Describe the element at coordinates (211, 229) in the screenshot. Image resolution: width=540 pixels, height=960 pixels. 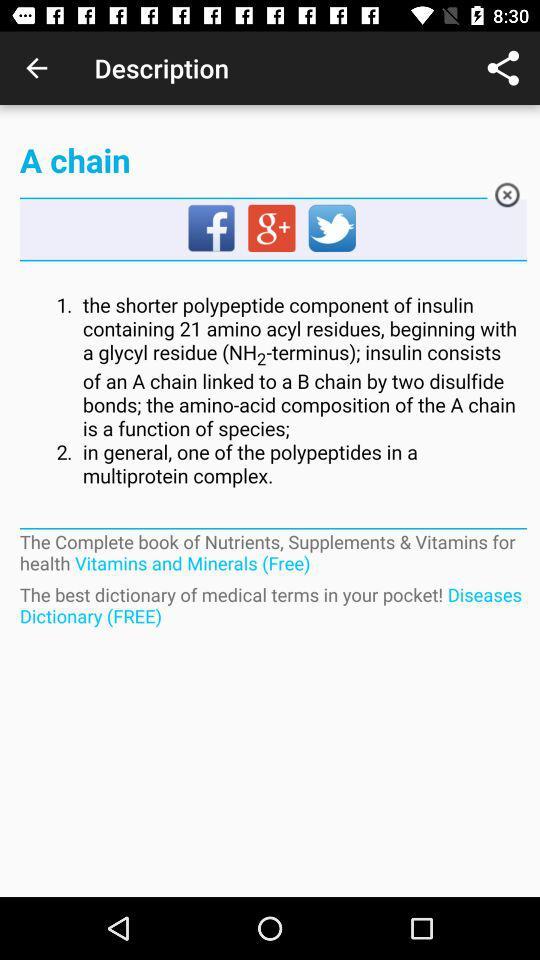
I see `share to facebook` at that location.